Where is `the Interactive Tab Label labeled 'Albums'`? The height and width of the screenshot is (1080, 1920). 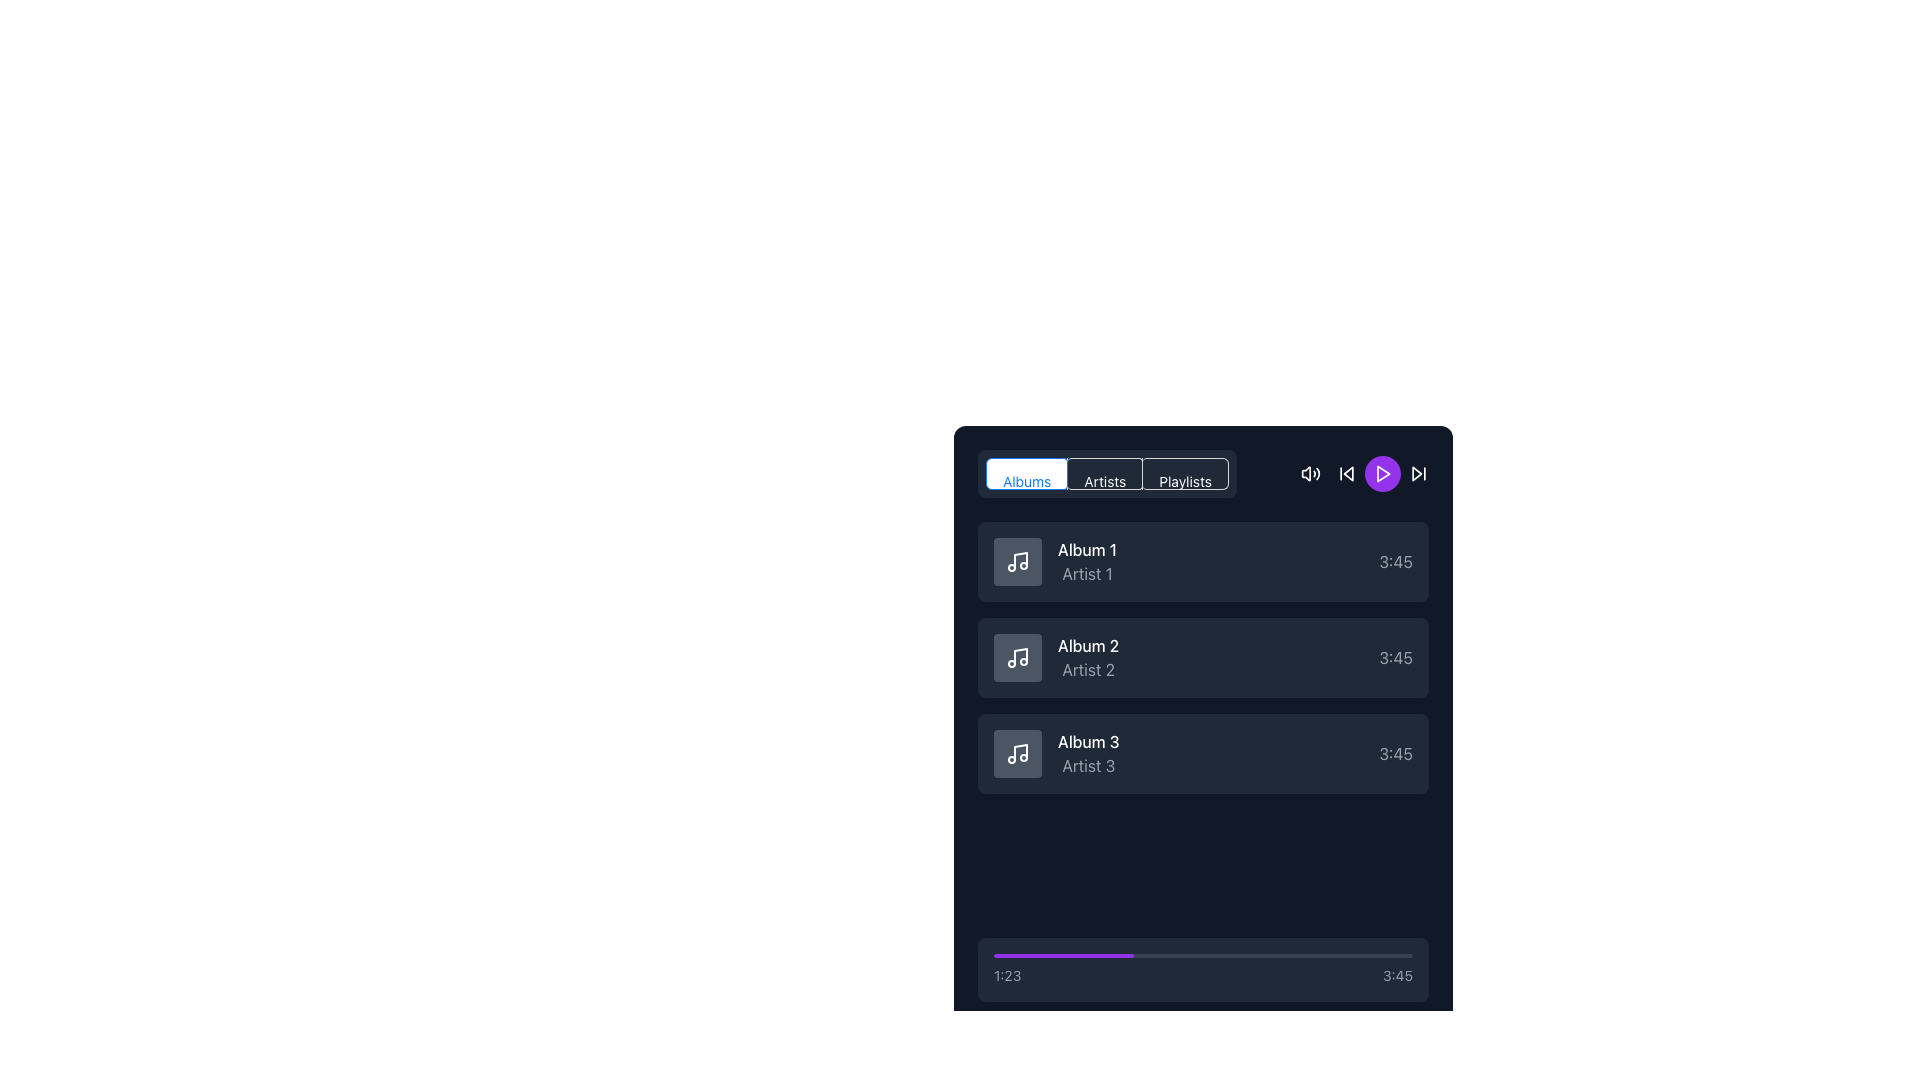
the Interactive Tab Label labeled 'Albums' is located at coordinates (1027, 481).